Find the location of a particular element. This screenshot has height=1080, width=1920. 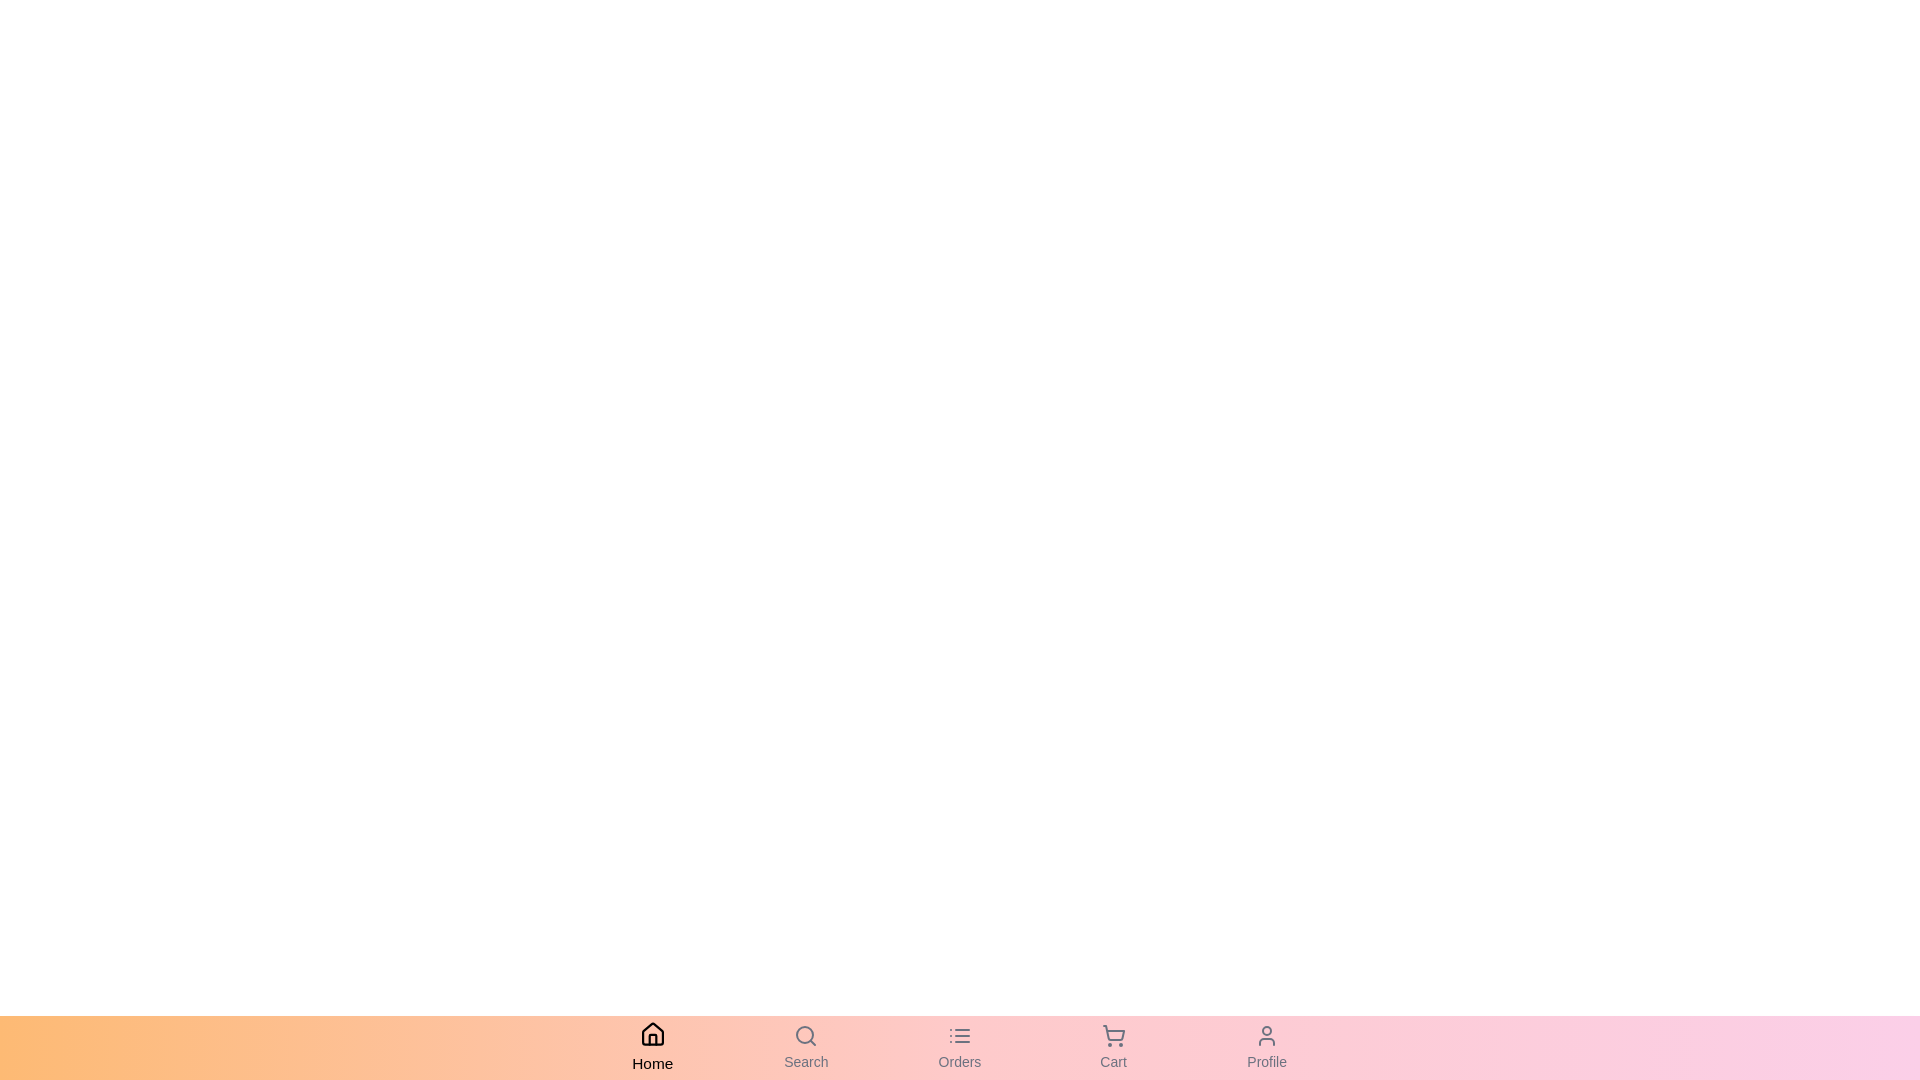

the Profile tab by clicking on it is located at coordinates (1266, 1047).